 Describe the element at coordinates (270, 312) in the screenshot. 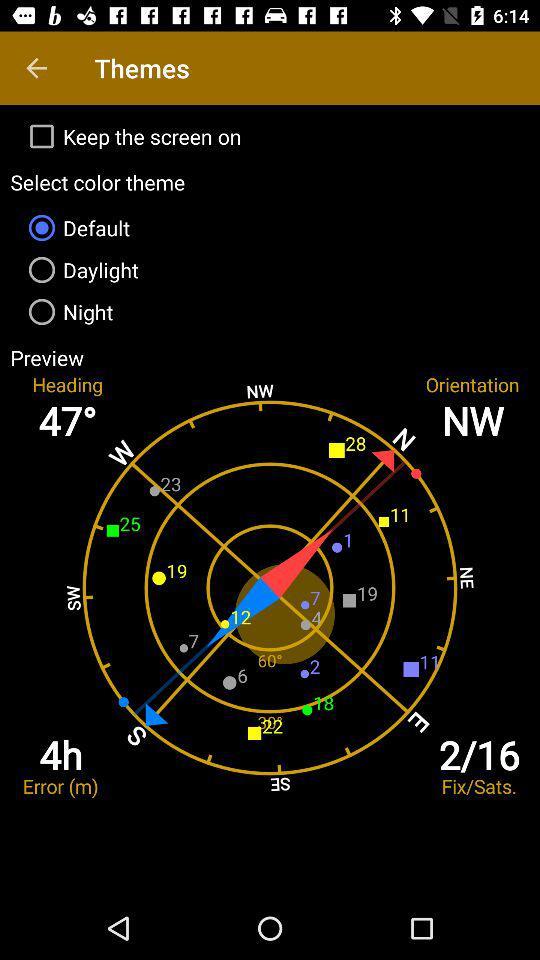

I see `the night icon` at that location.